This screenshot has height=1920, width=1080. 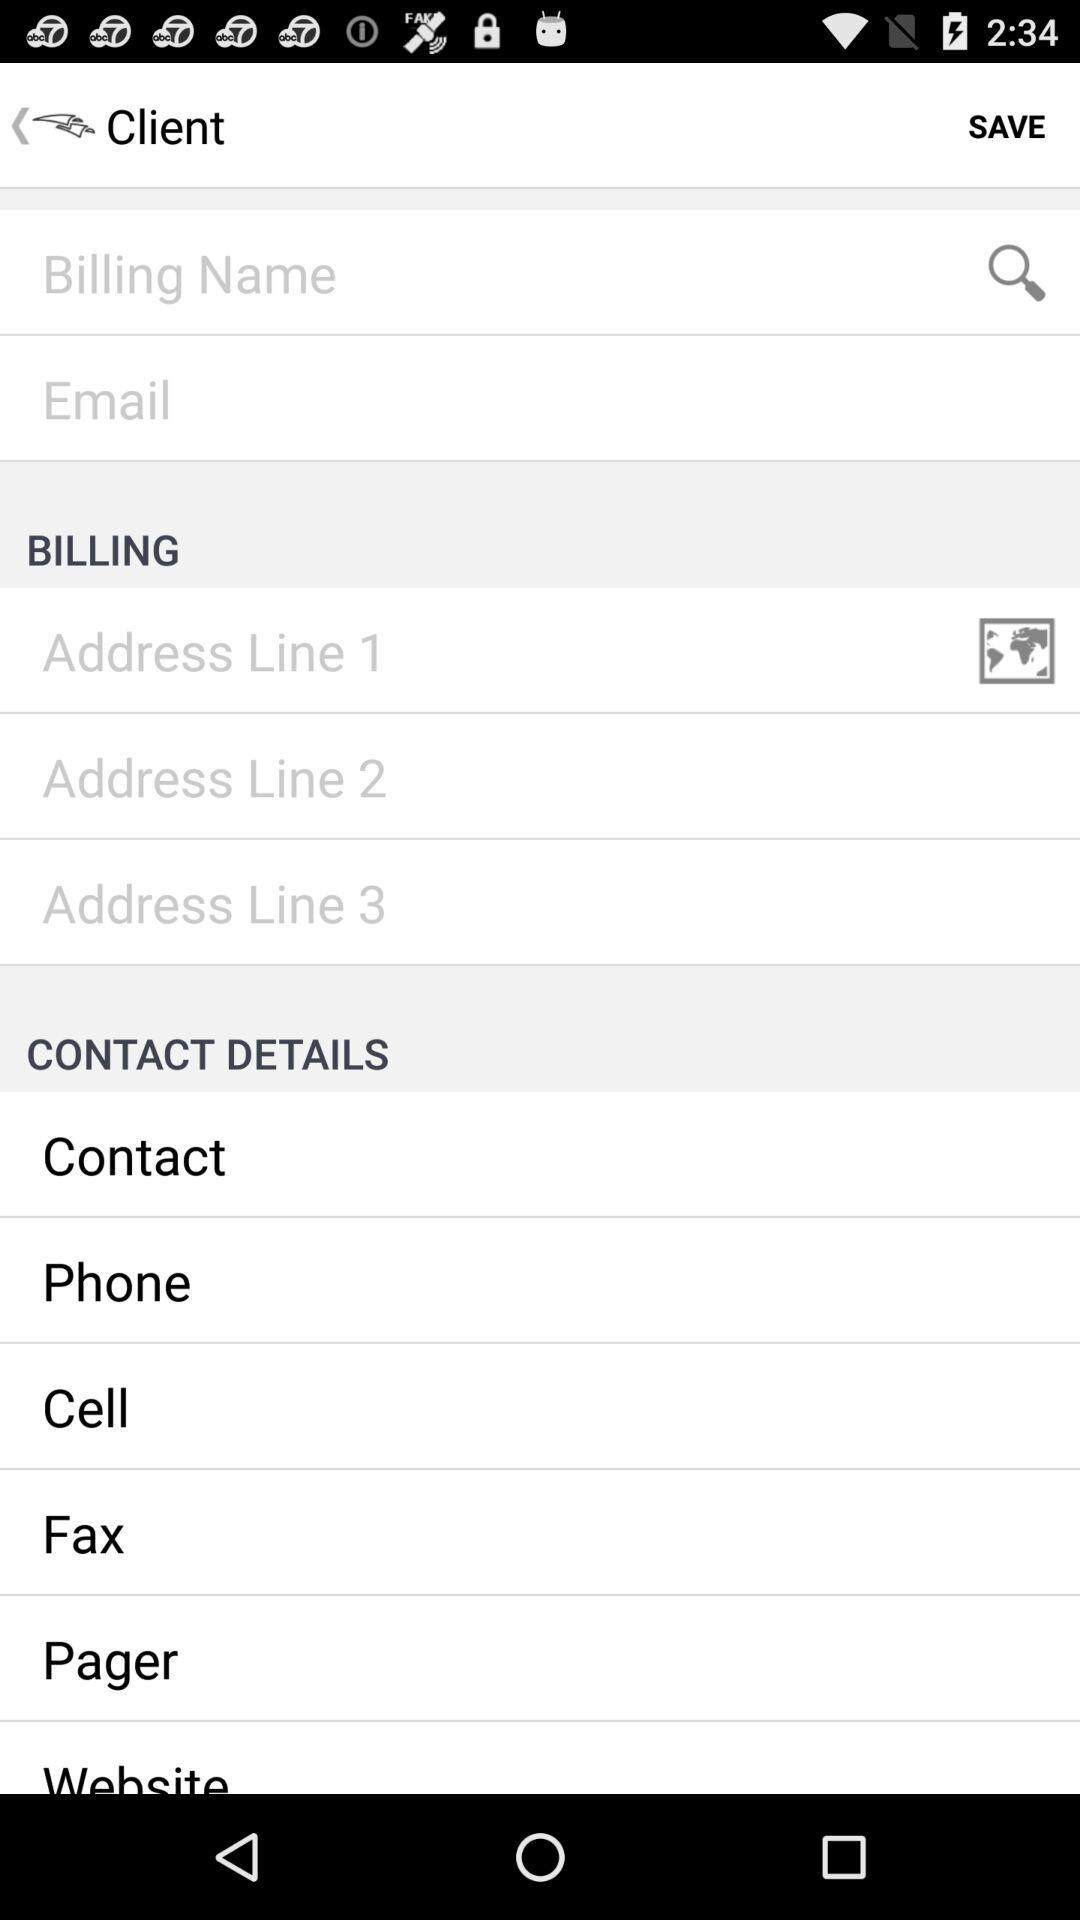 I want to click on enter your website information, so click(x=540, y=1756).